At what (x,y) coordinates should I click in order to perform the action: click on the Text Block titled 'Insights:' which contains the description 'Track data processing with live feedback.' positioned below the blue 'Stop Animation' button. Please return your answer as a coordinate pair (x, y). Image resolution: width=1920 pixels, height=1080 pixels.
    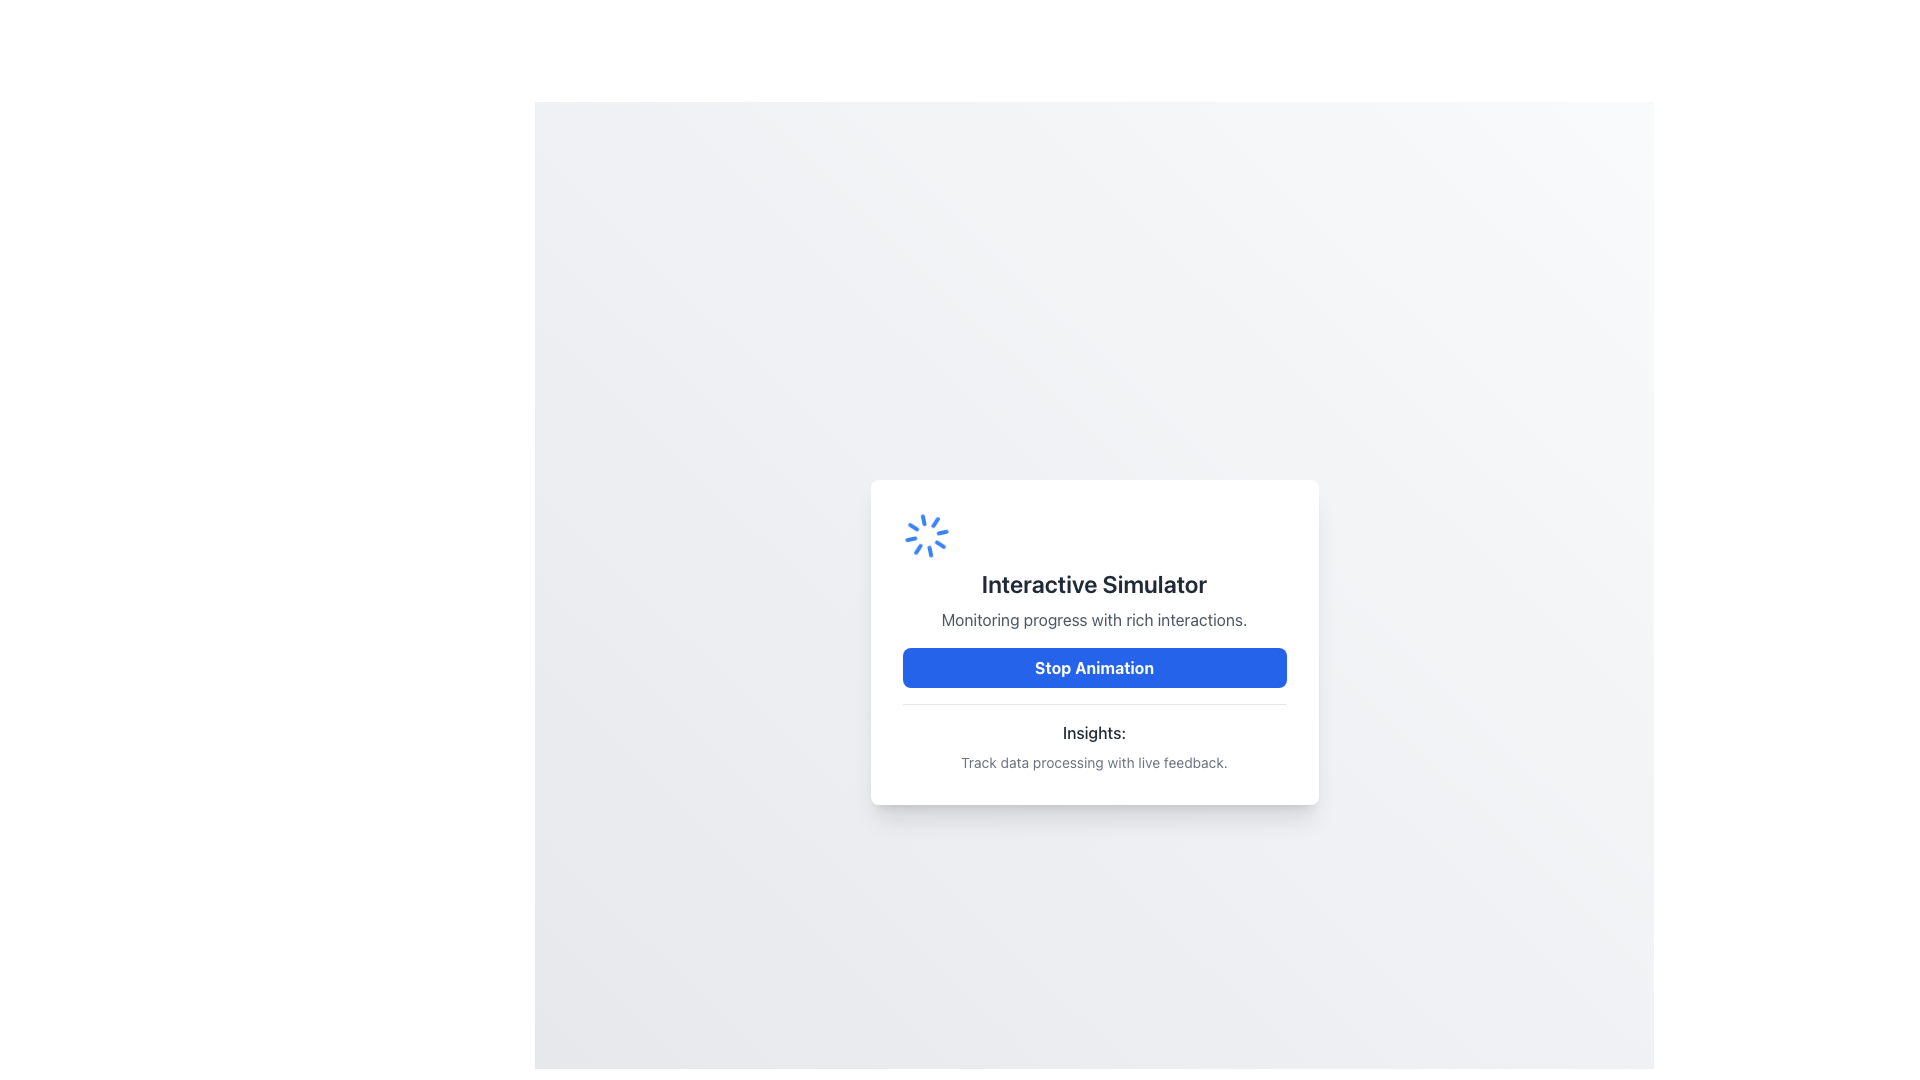
    Looking at the image, I should click on (1093, 737).